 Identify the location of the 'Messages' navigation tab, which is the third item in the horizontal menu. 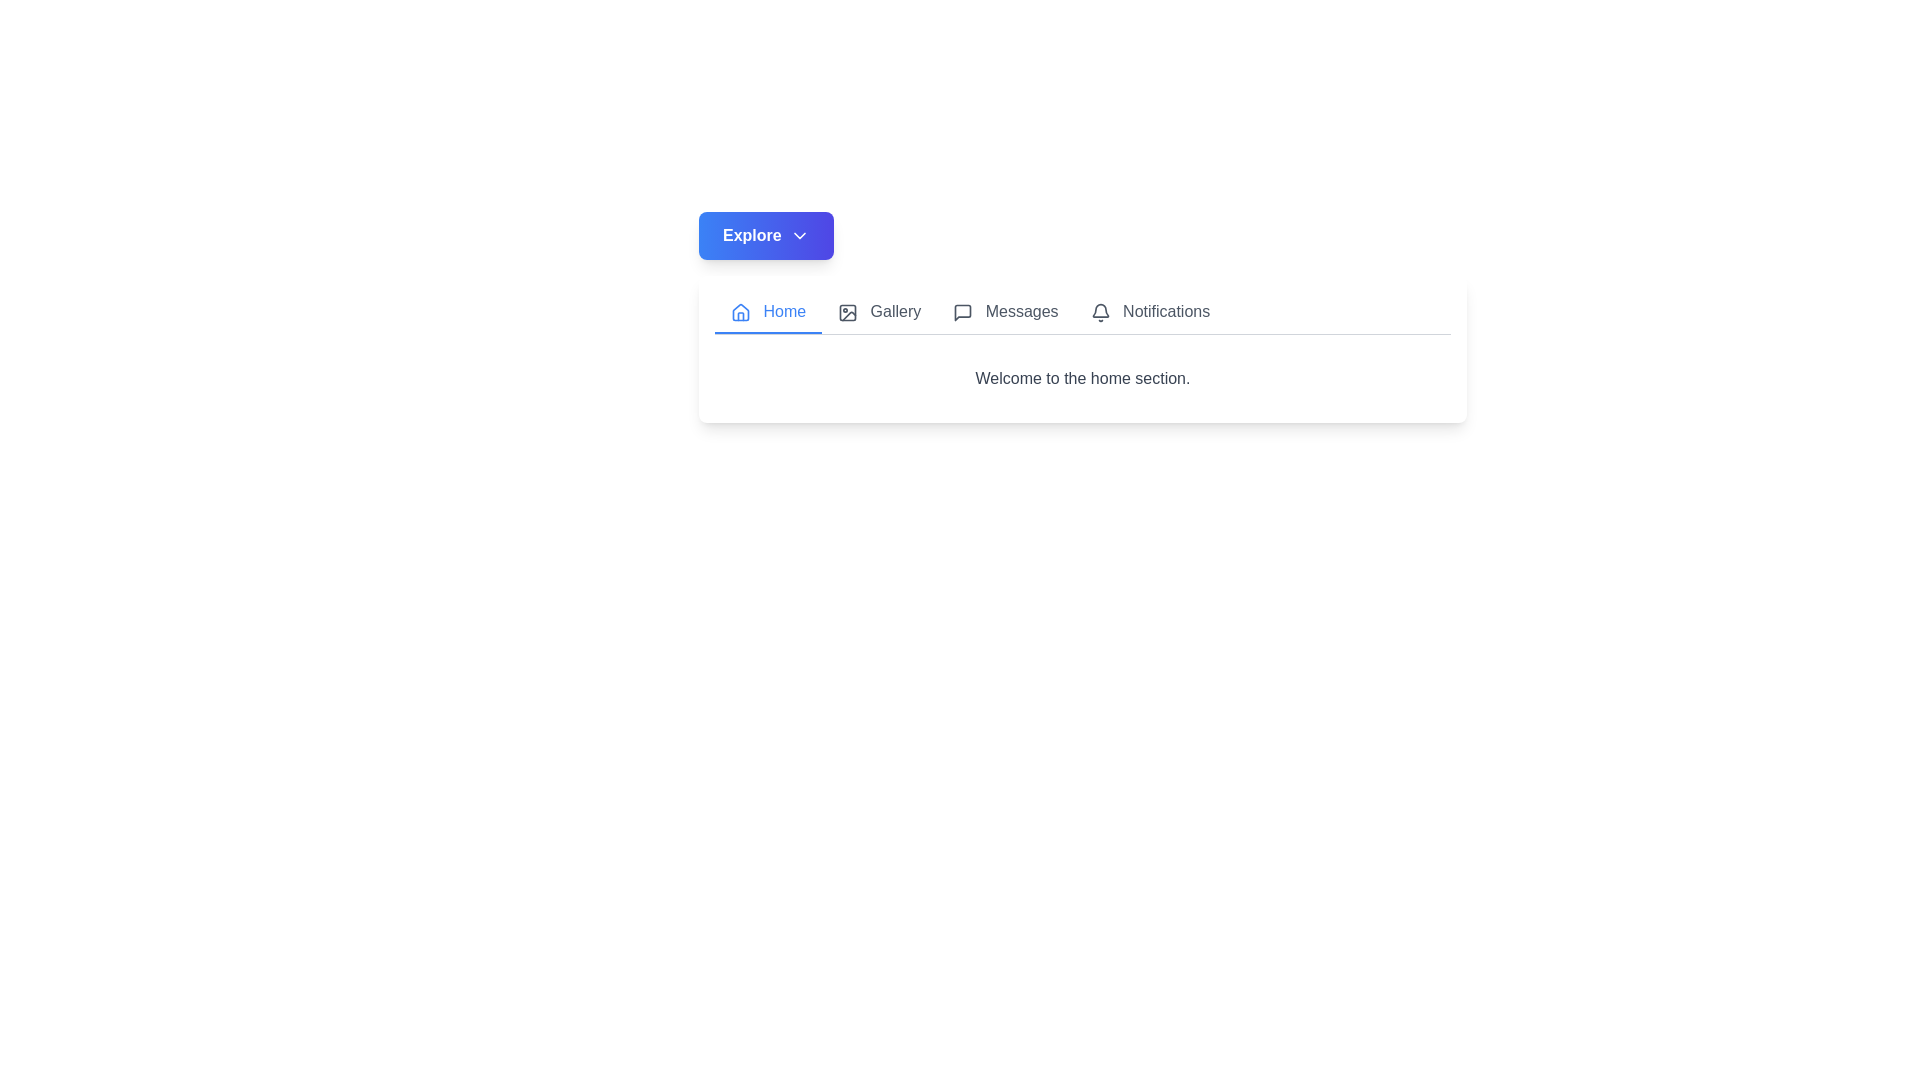
(1005, 312).